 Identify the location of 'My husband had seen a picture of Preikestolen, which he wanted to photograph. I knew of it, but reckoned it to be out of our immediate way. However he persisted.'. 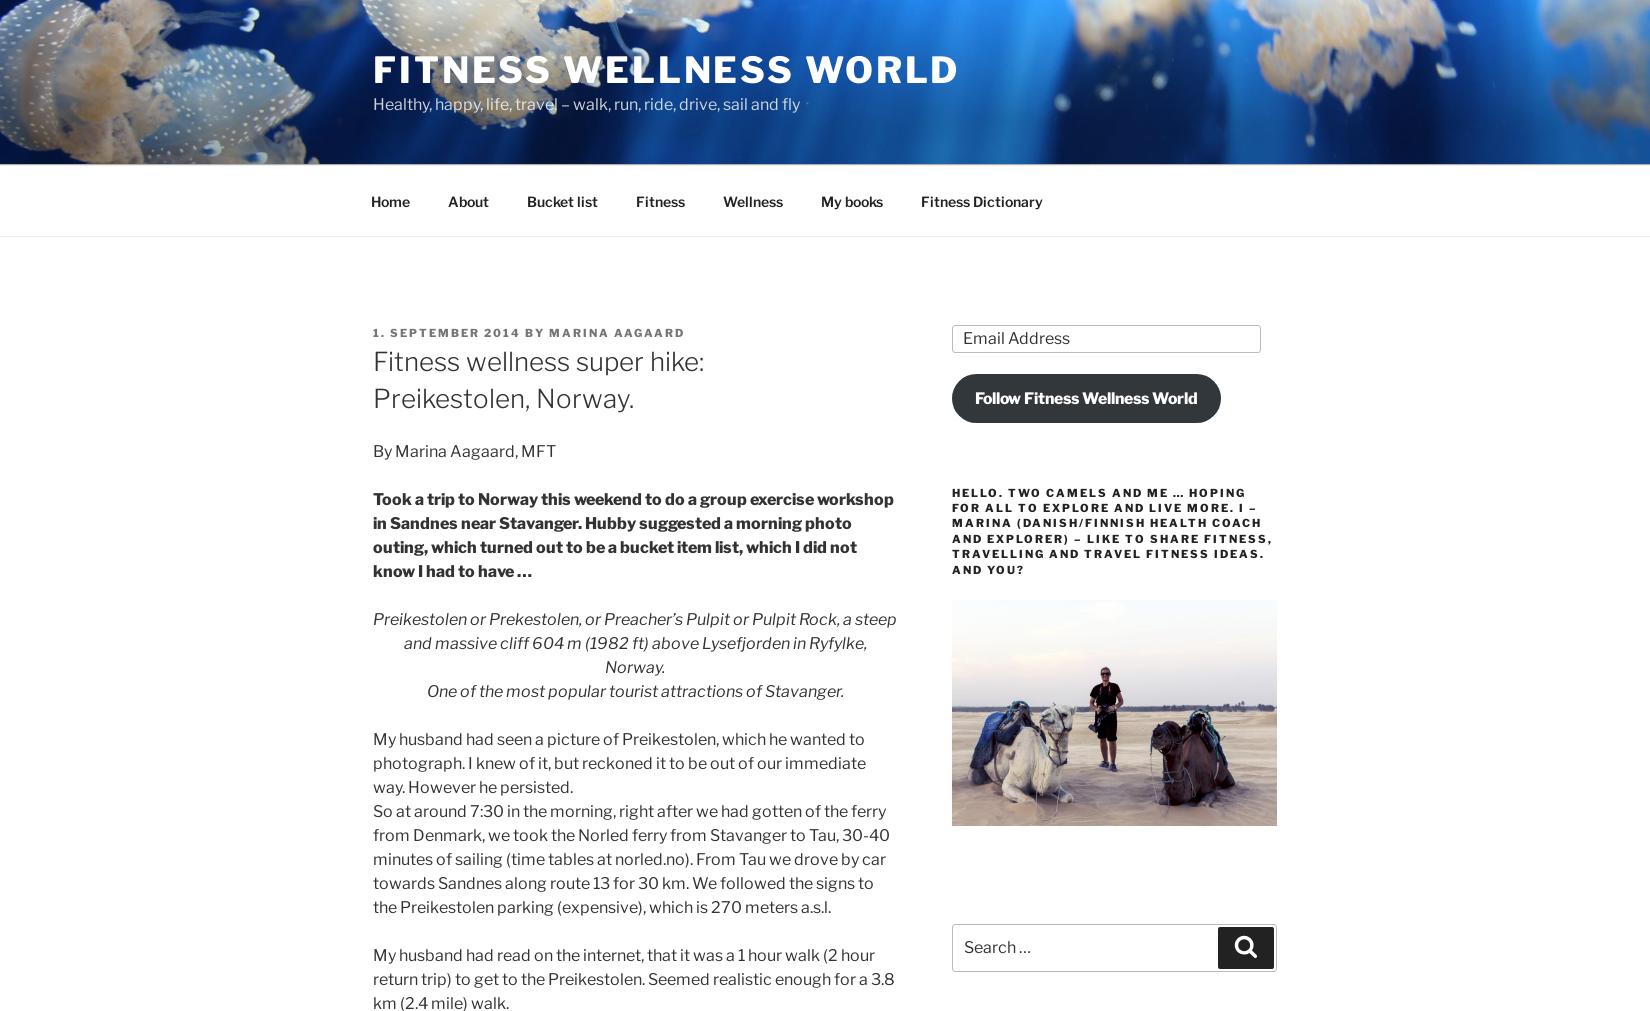
(618, 761).